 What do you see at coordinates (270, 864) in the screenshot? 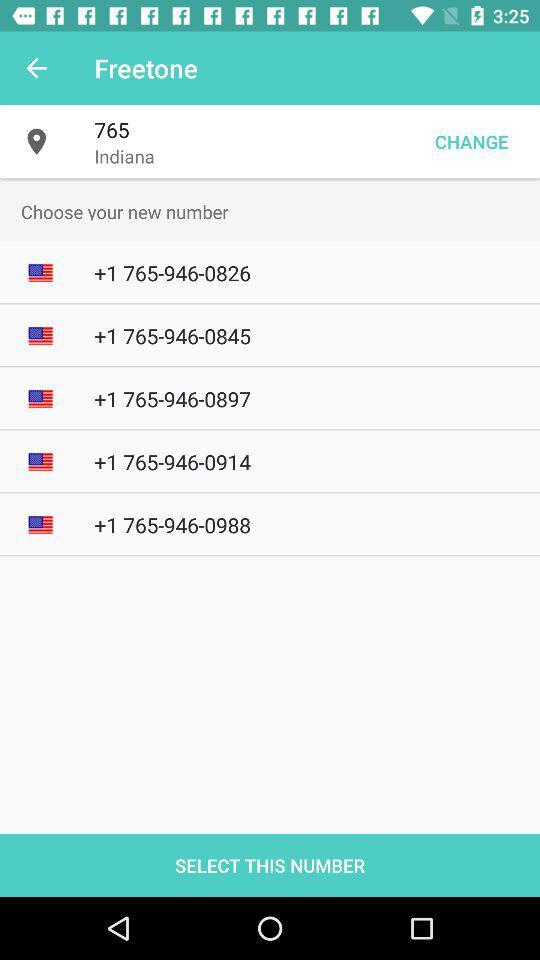
I see `select this number icon` at bounding box center [270, 864].